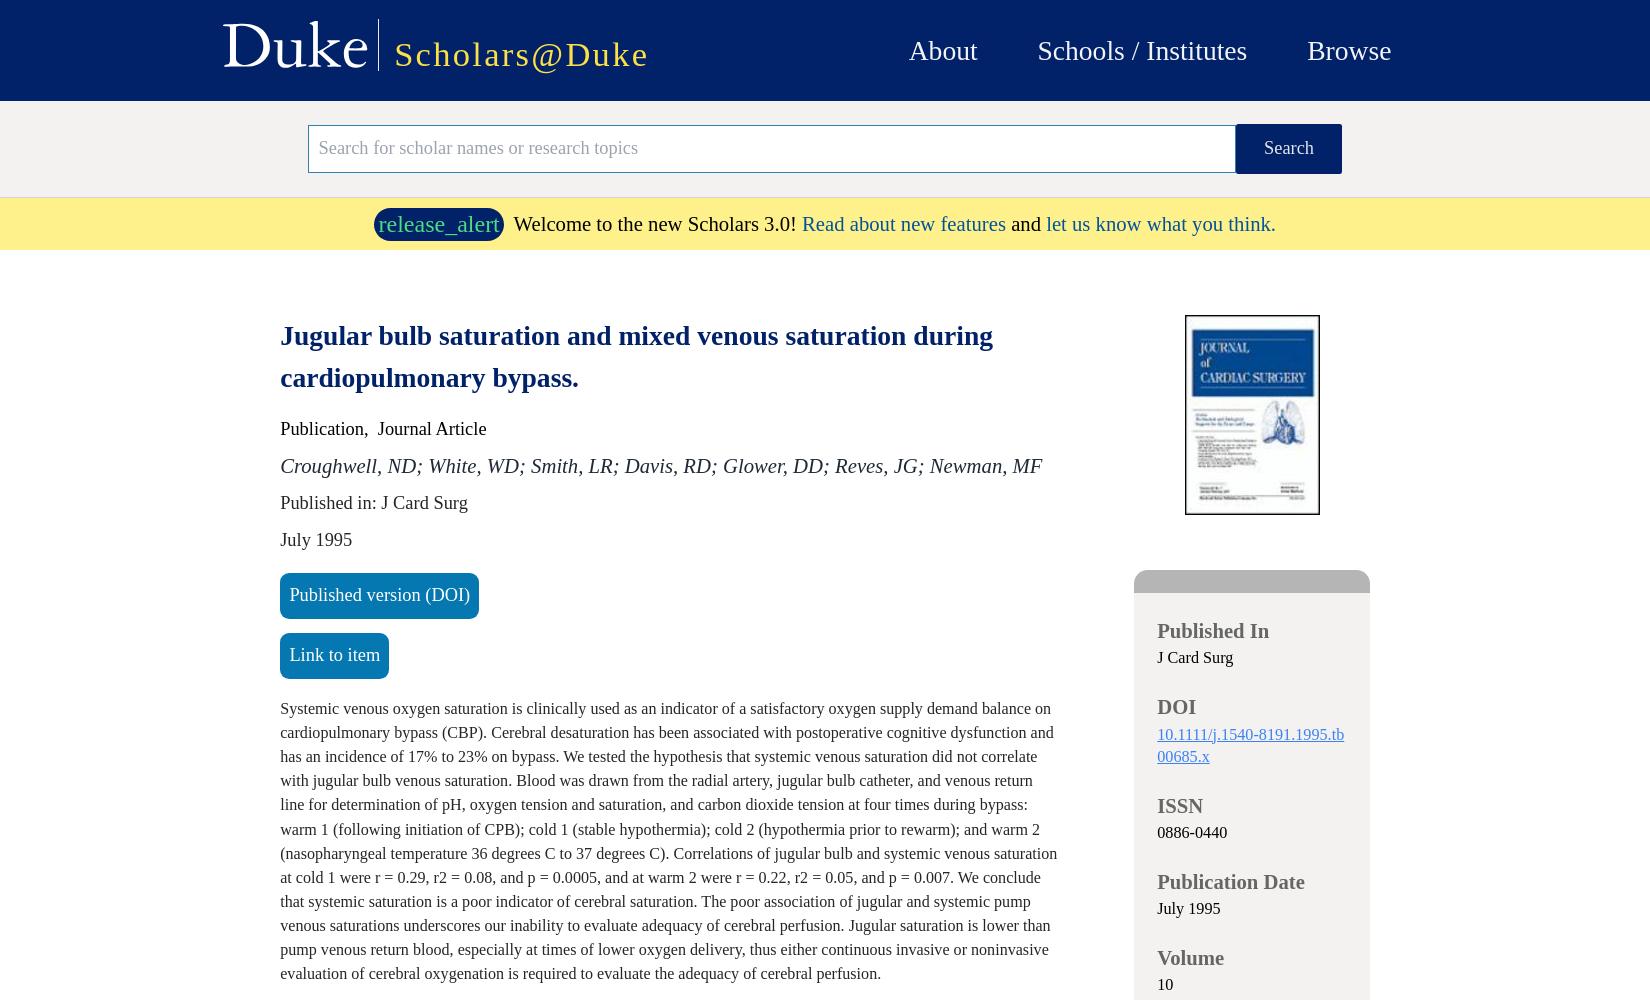 The image size is (1650, 1000). What do you see at coordinates (1156, 706) in the screenshot?
I see `'DOI'` at bounding box center [1156, 706].